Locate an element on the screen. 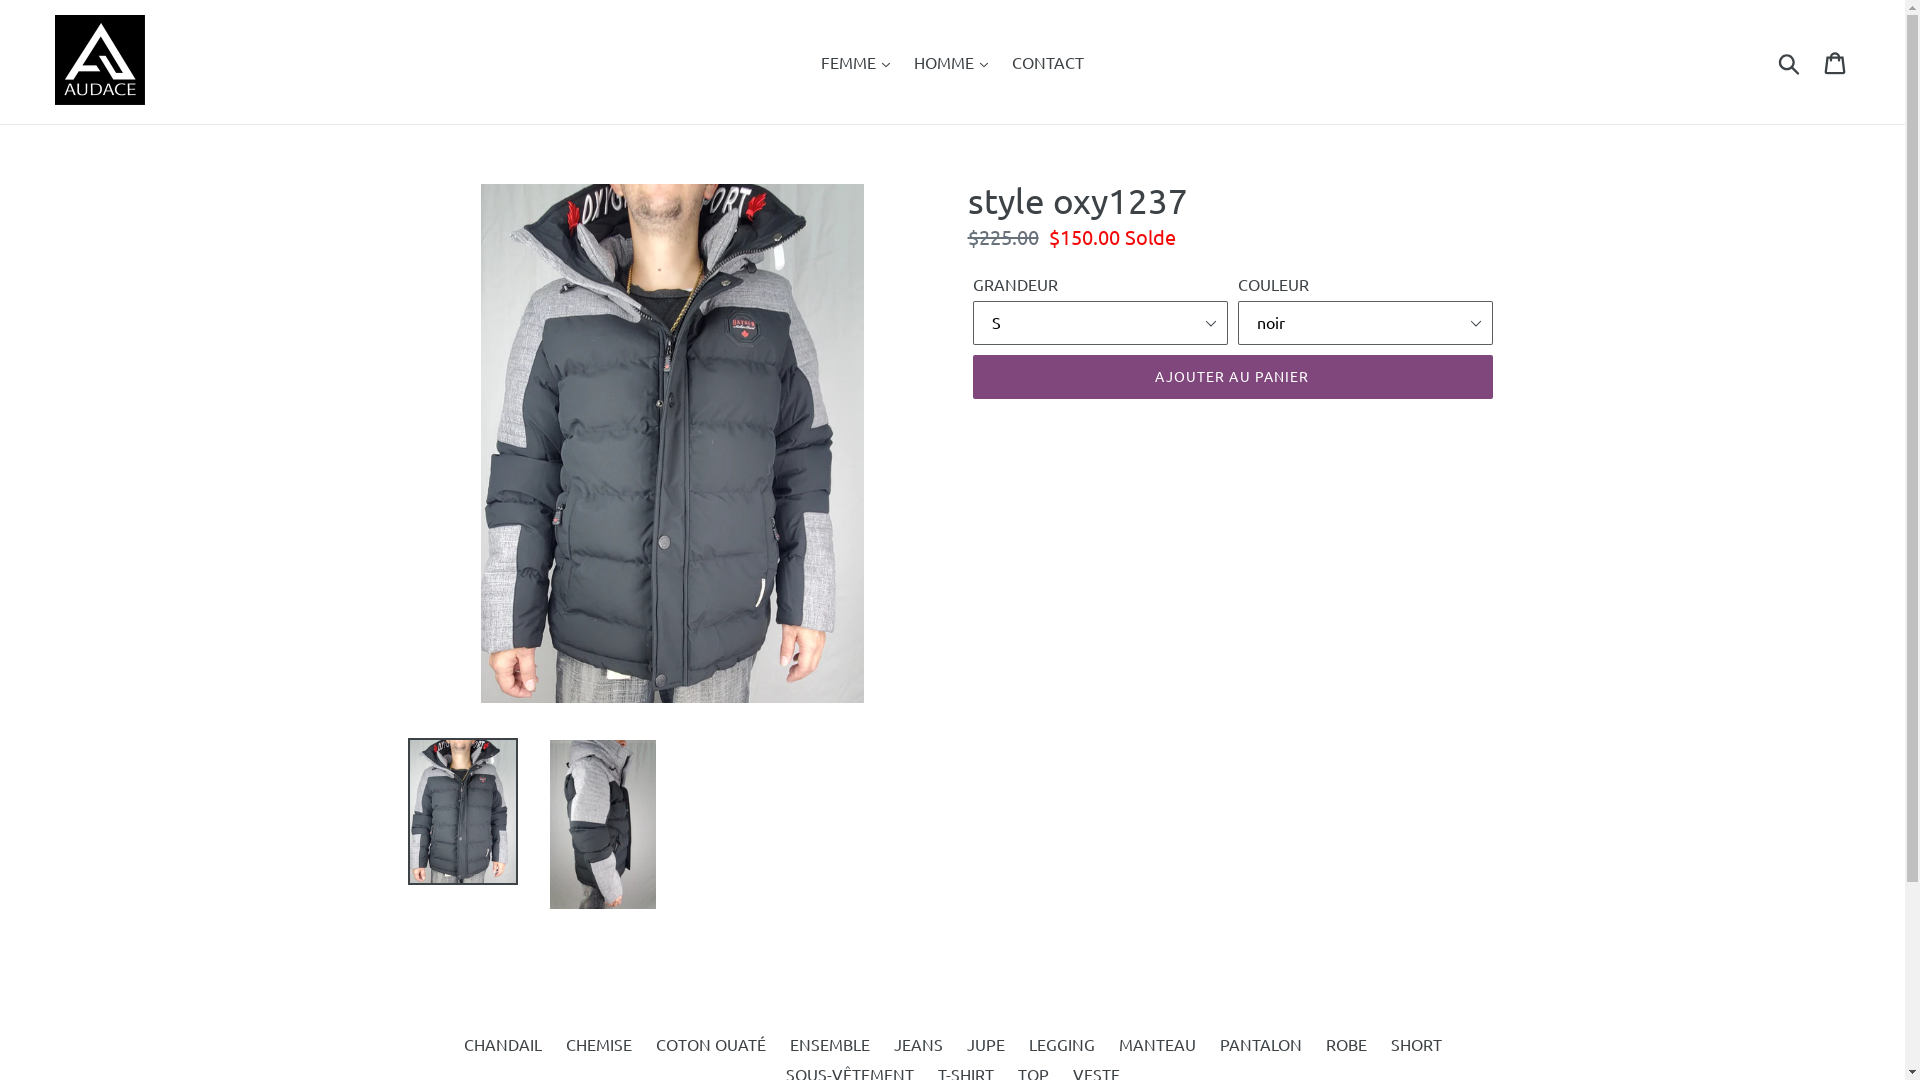 This screenshot has height=1080, width=1920. 'CHEMISE' is located at coordinates (598, 1043).